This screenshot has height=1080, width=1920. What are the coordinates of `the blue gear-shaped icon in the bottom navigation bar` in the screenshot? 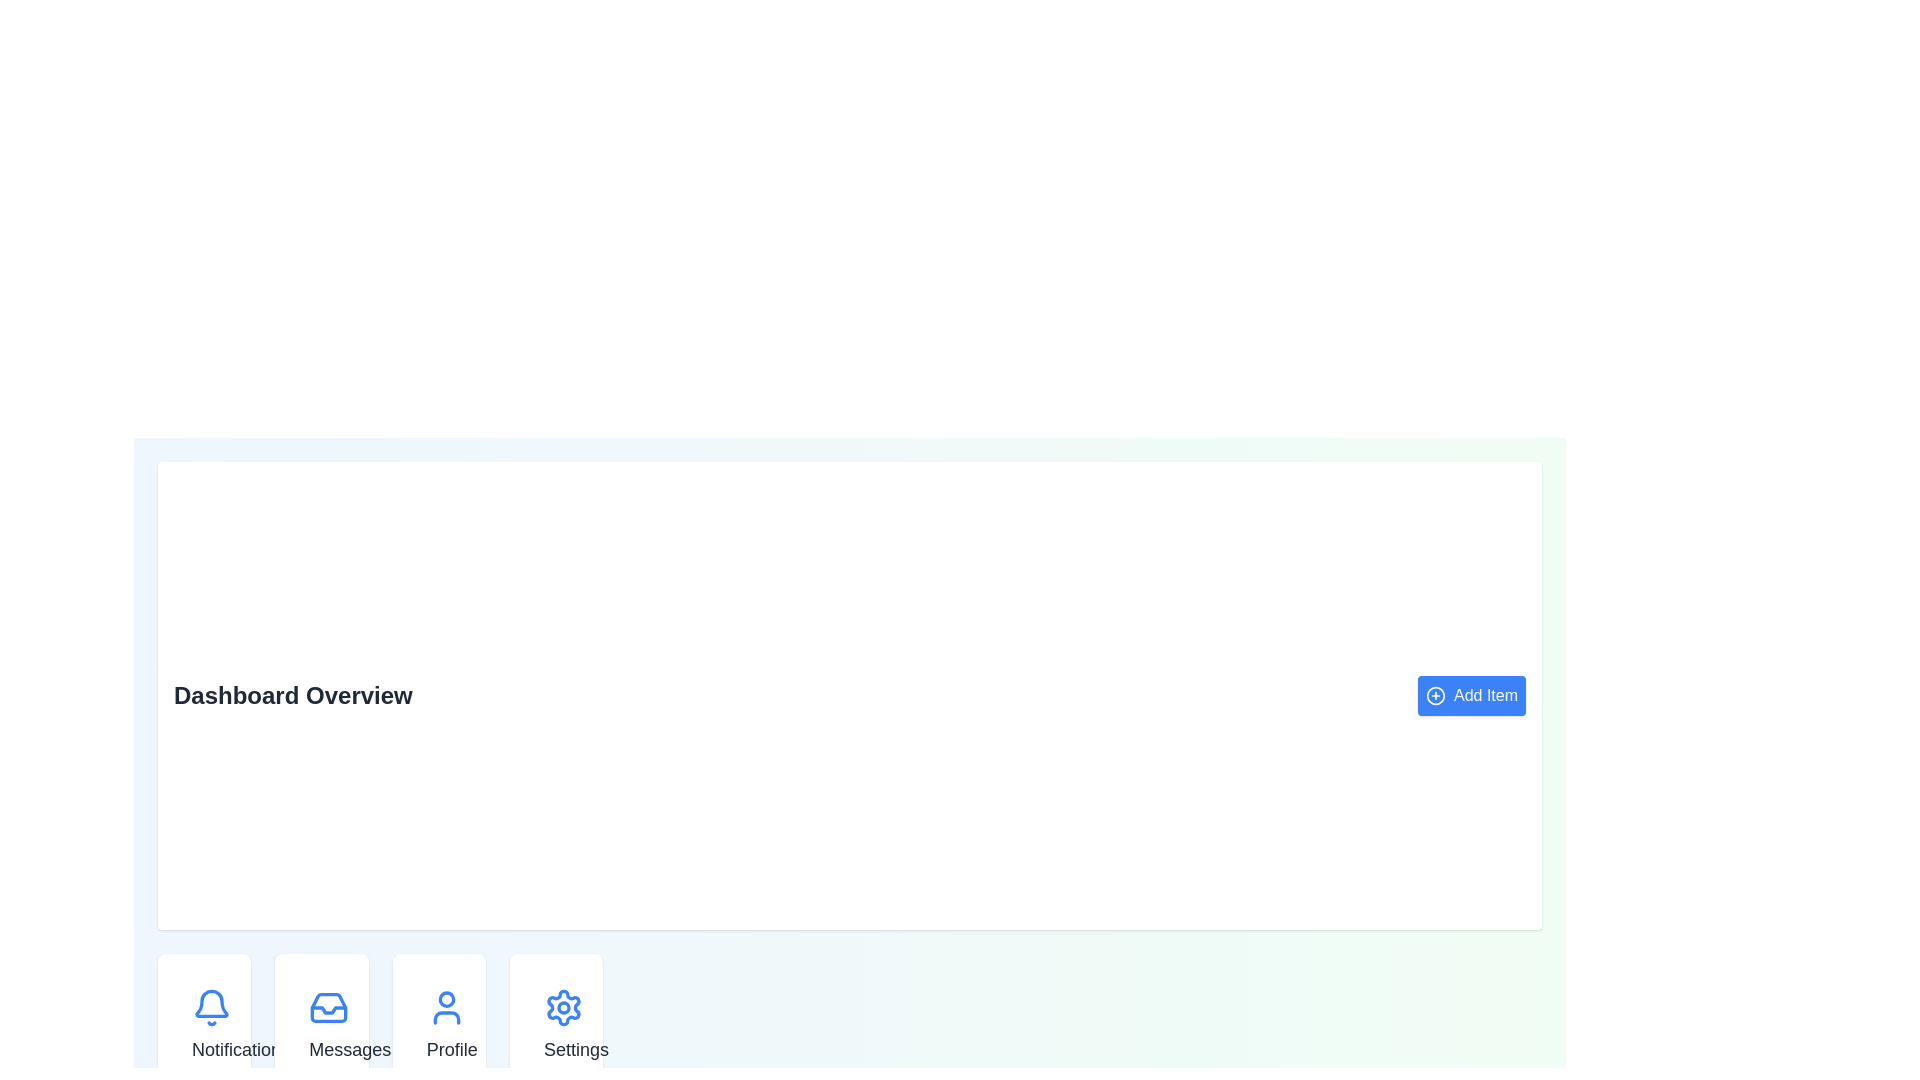 It's located at (563, 1006).